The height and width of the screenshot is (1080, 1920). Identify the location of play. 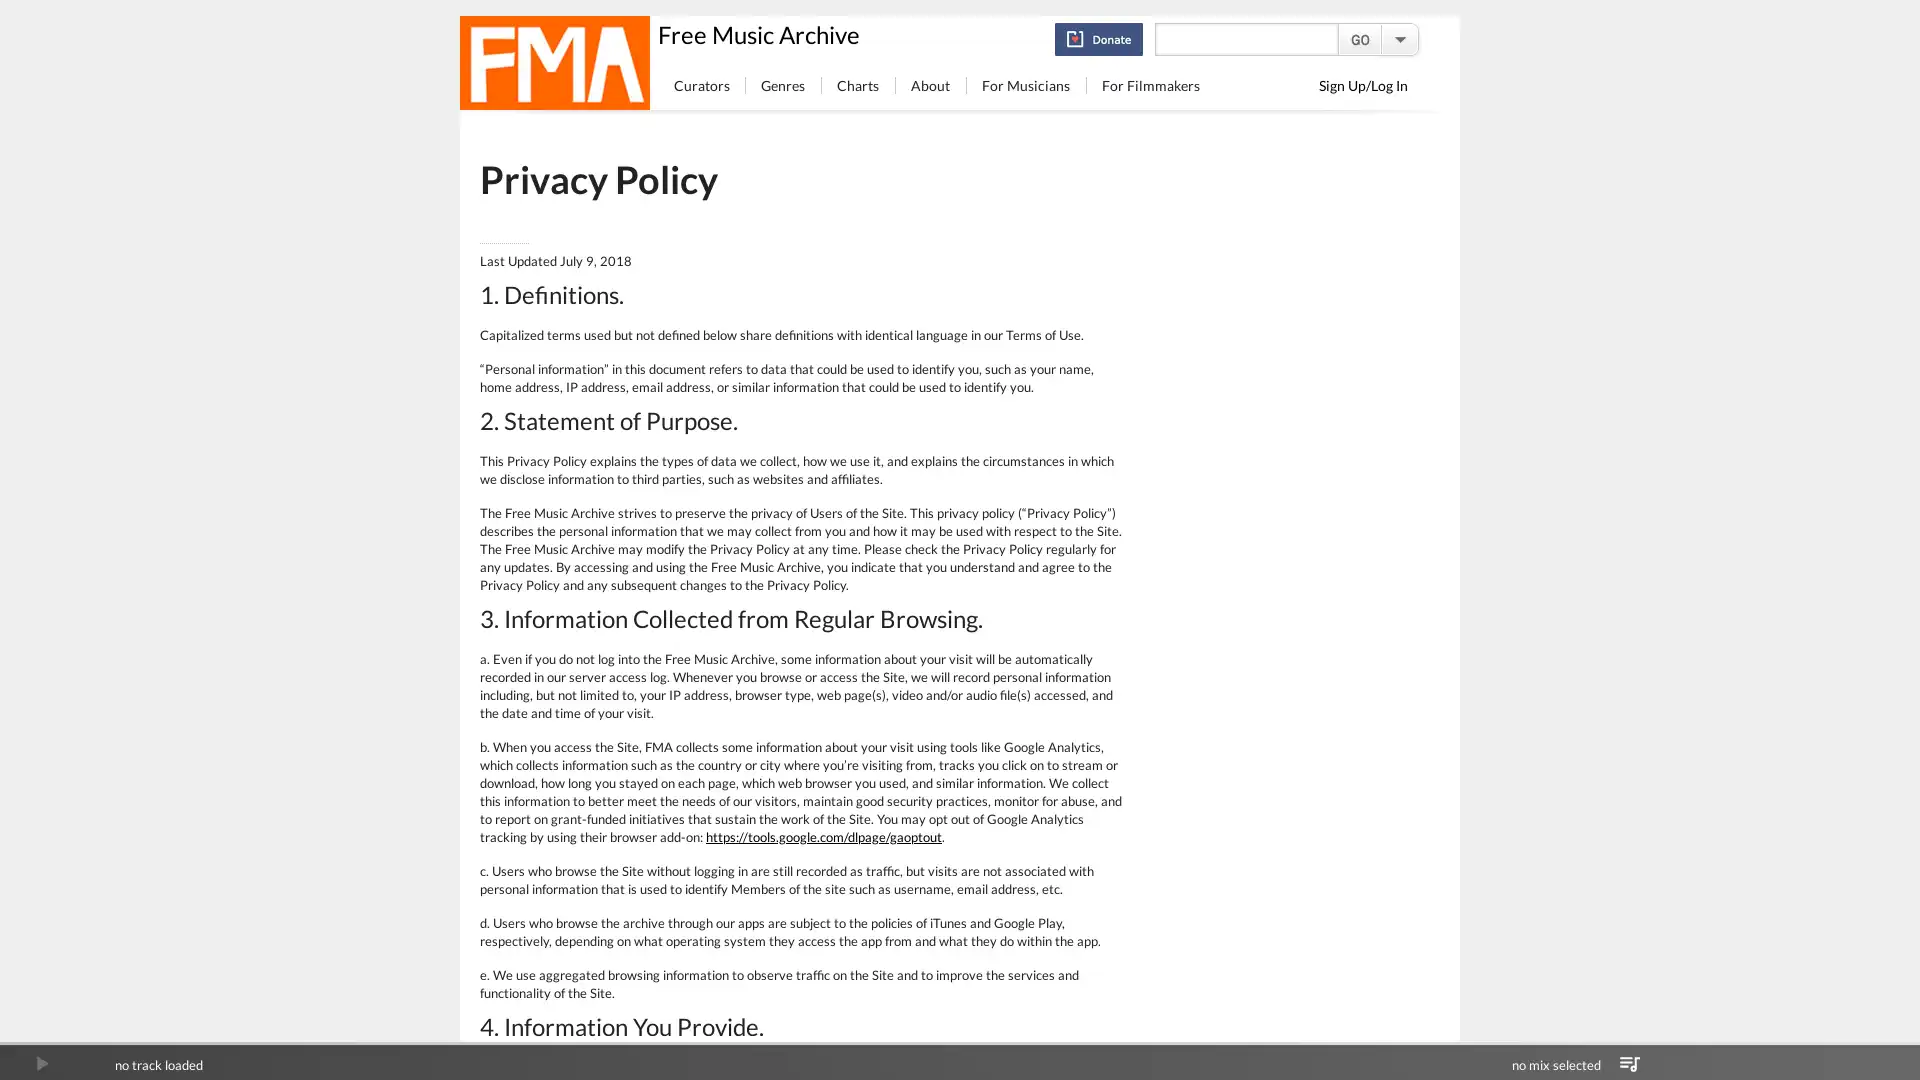
(41, 1063).